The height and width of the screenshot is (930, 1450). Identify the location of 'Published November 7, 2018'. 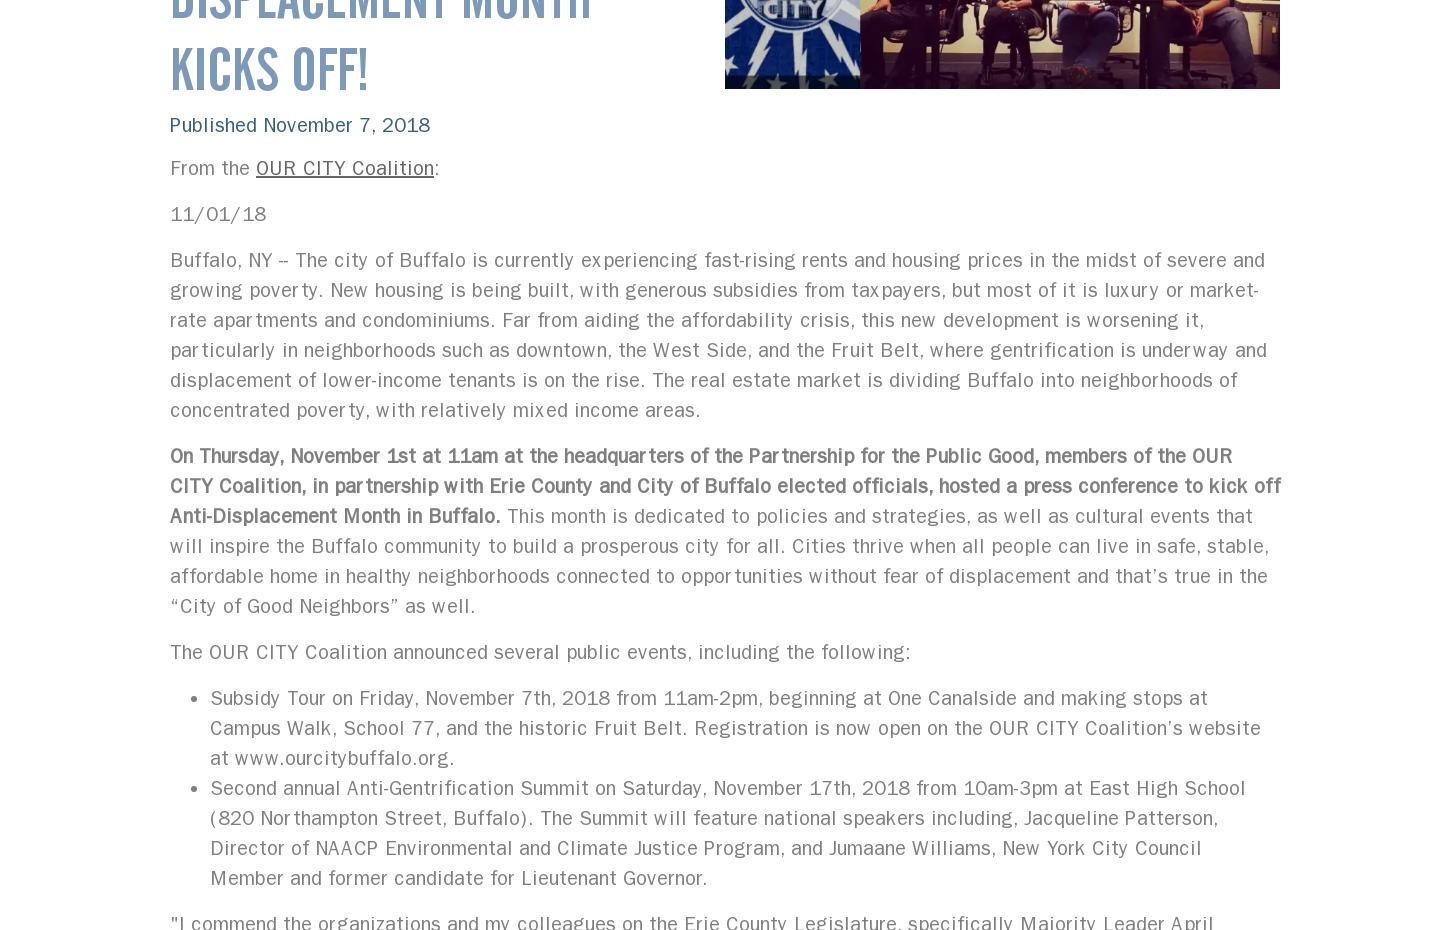
(300, 125).